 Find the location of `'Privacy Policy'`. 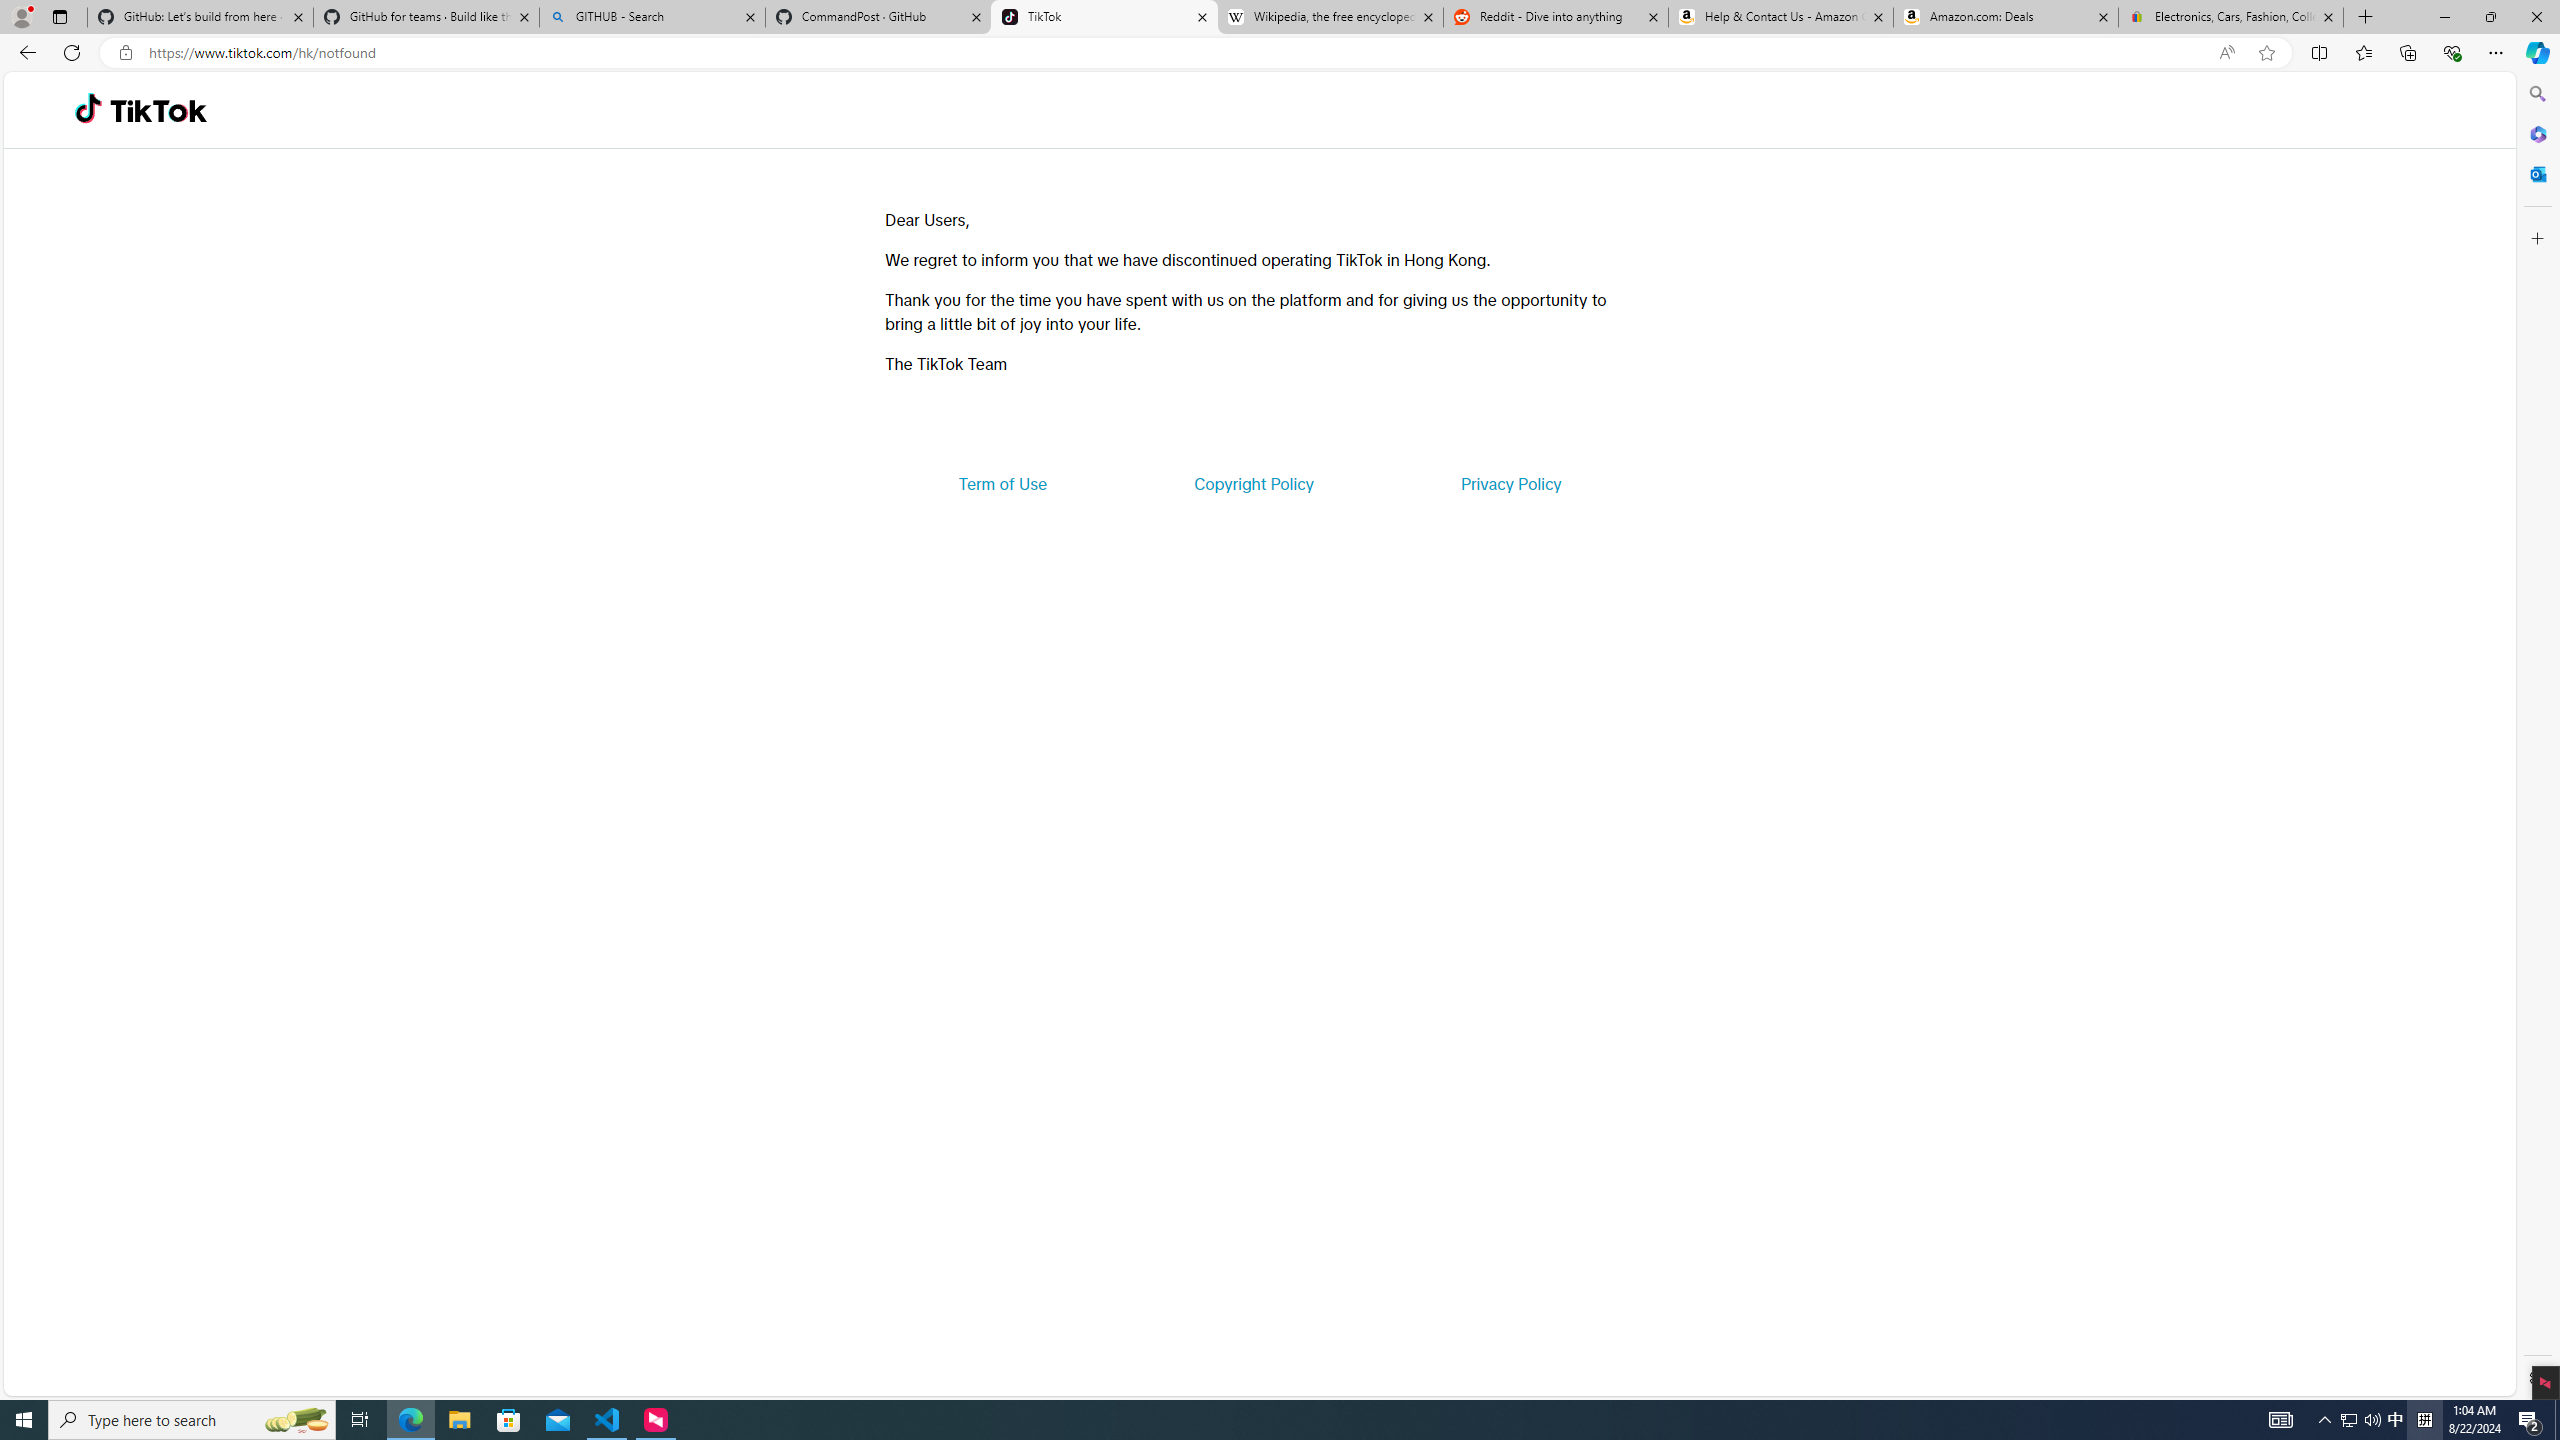

'Privacy Policy' is located at coordinates (1509, 482).